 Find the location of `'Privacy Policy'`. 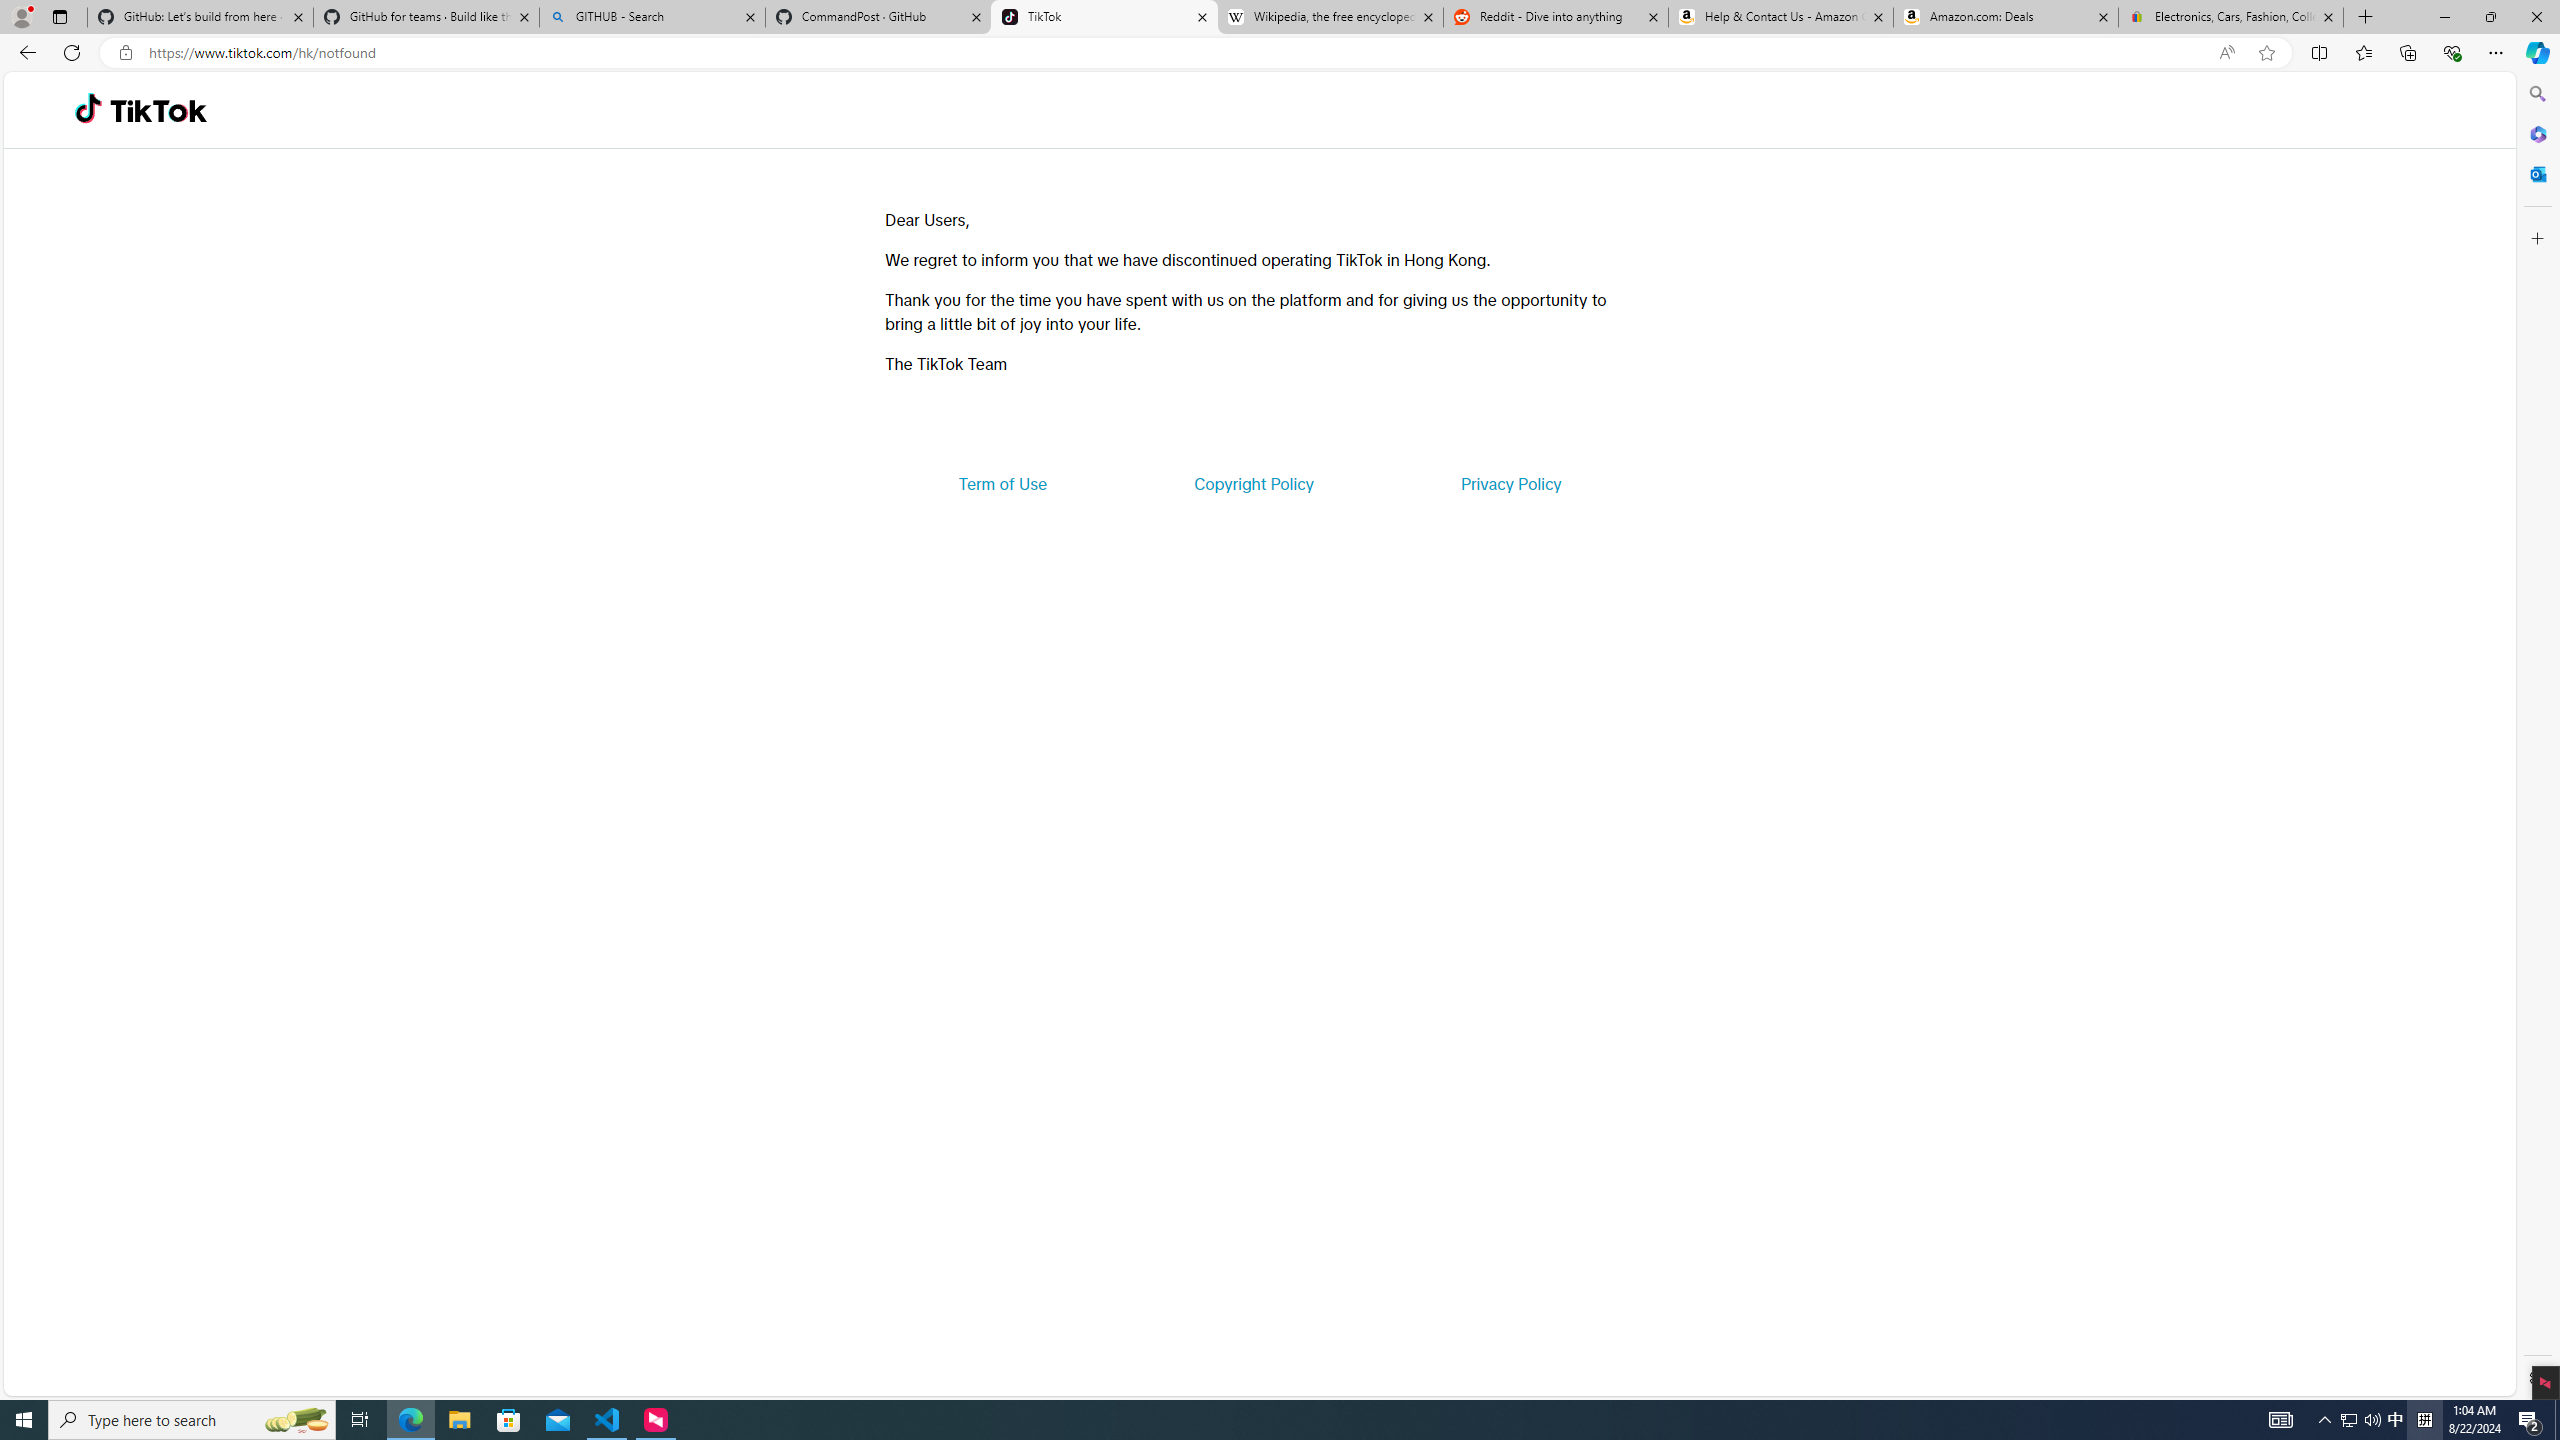

'Privacy Policy' is located at coordinates (1509, 482).